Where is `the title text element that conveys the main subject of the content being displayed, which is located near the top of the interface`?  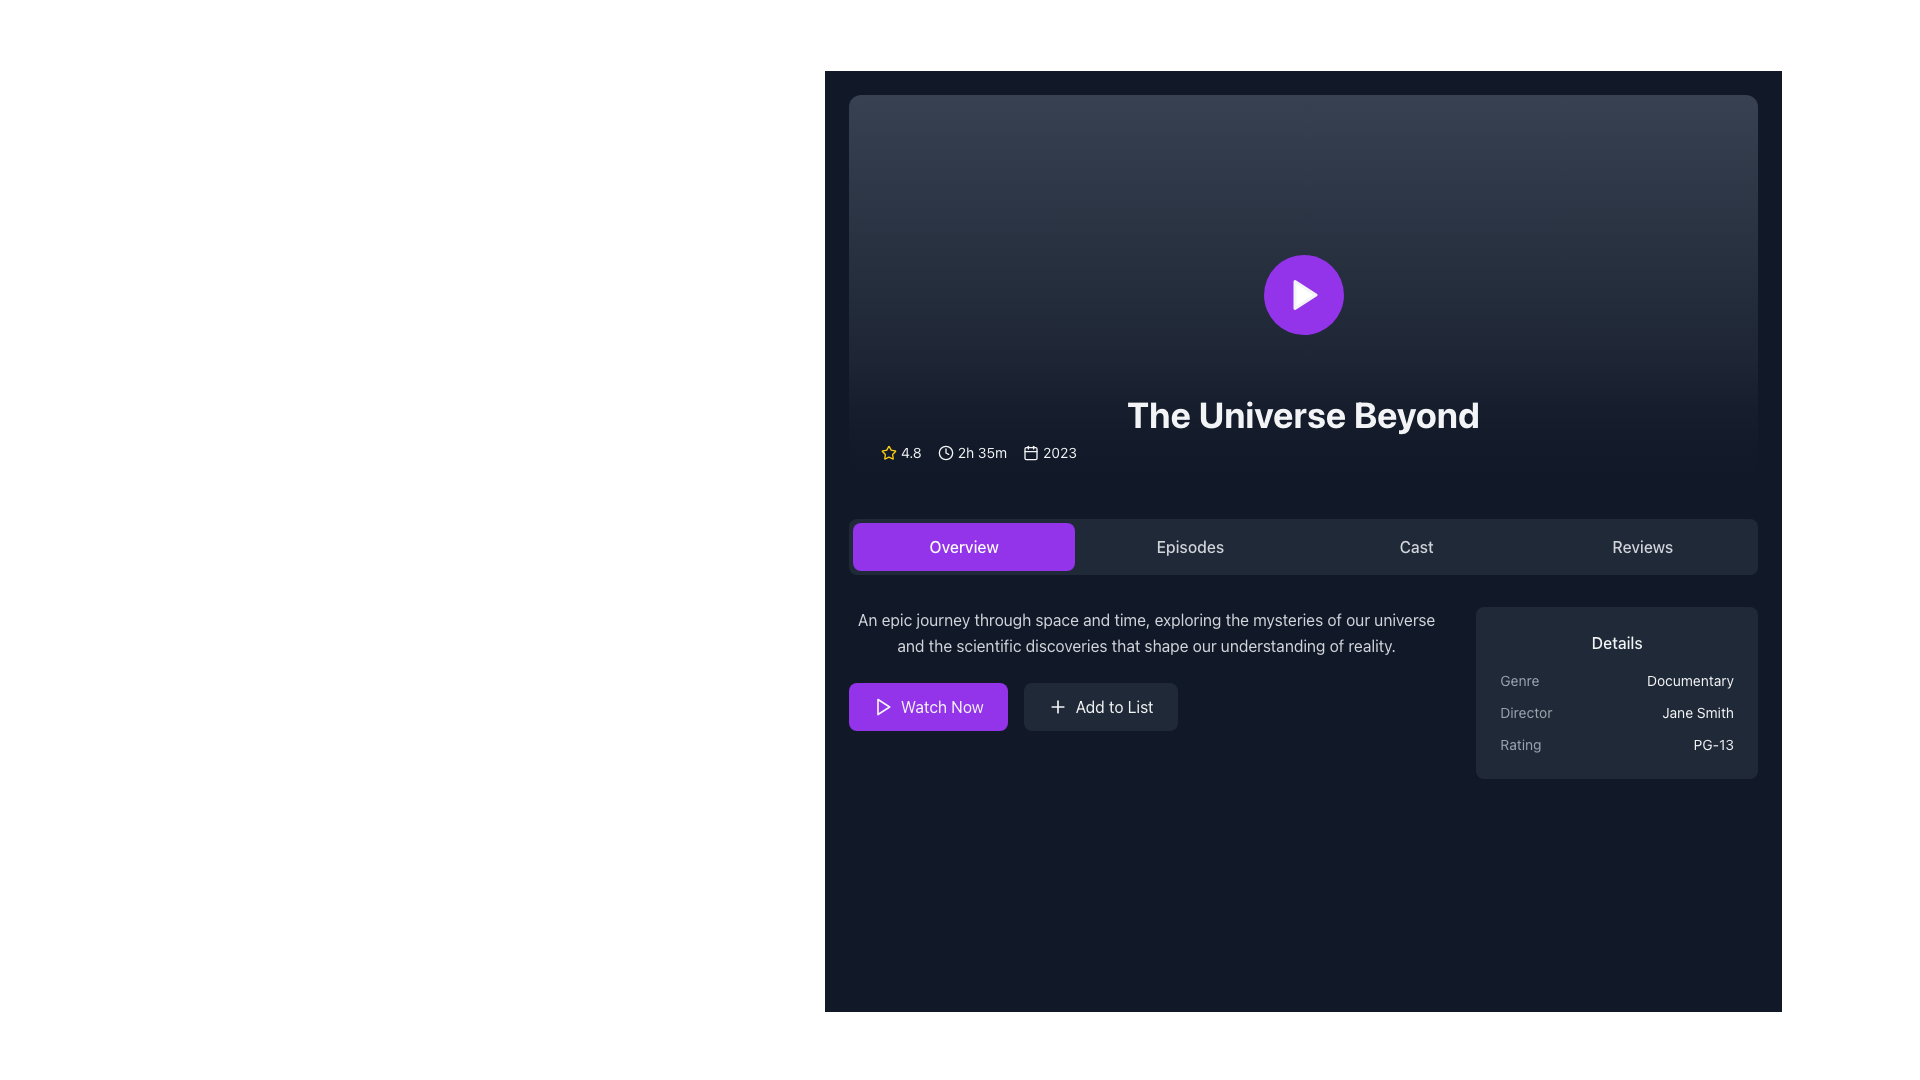 the title text element that conveys the main subject of the content being displayed, which is located near the top of the interface is located at coordinates (1303, 414).